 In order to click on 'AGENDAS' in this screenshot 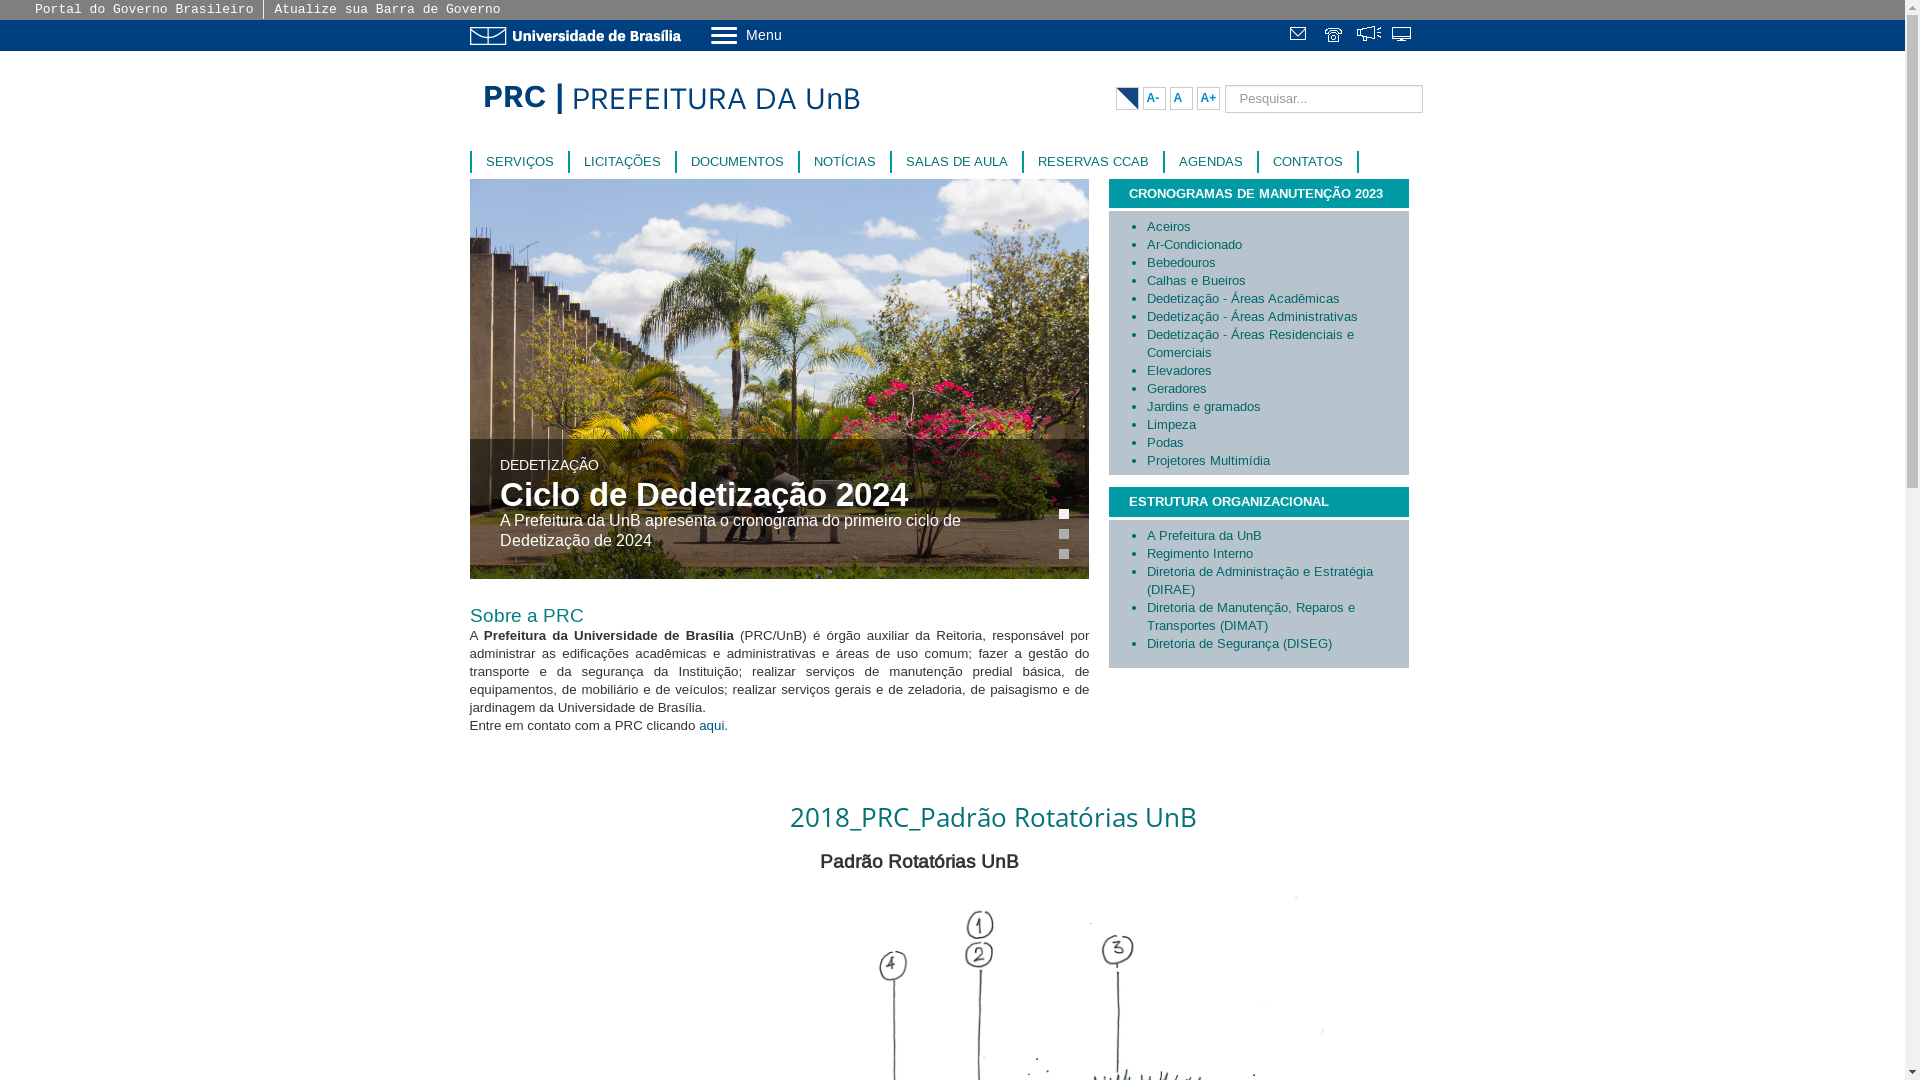, I will do `click(1208, 161)`.